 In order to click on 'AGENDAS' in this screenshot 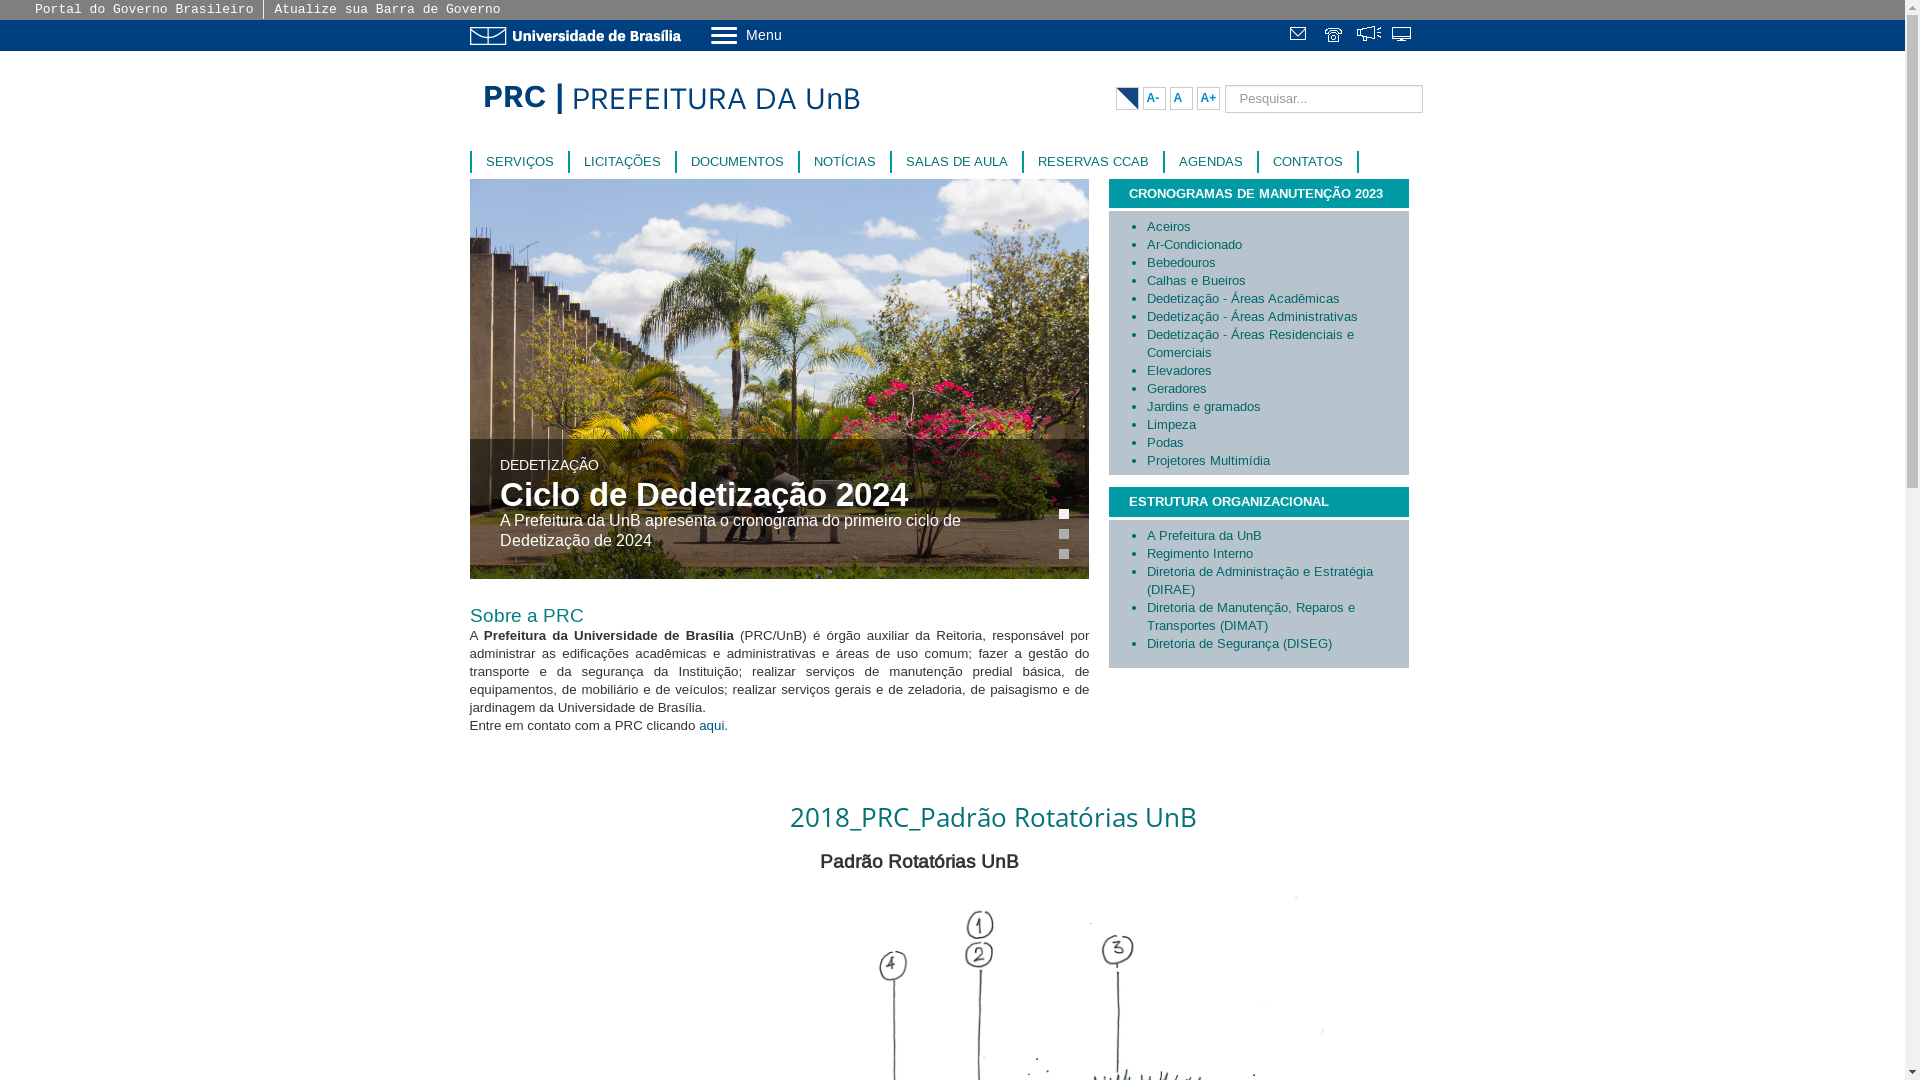, I will do `click(1208, 161)`.